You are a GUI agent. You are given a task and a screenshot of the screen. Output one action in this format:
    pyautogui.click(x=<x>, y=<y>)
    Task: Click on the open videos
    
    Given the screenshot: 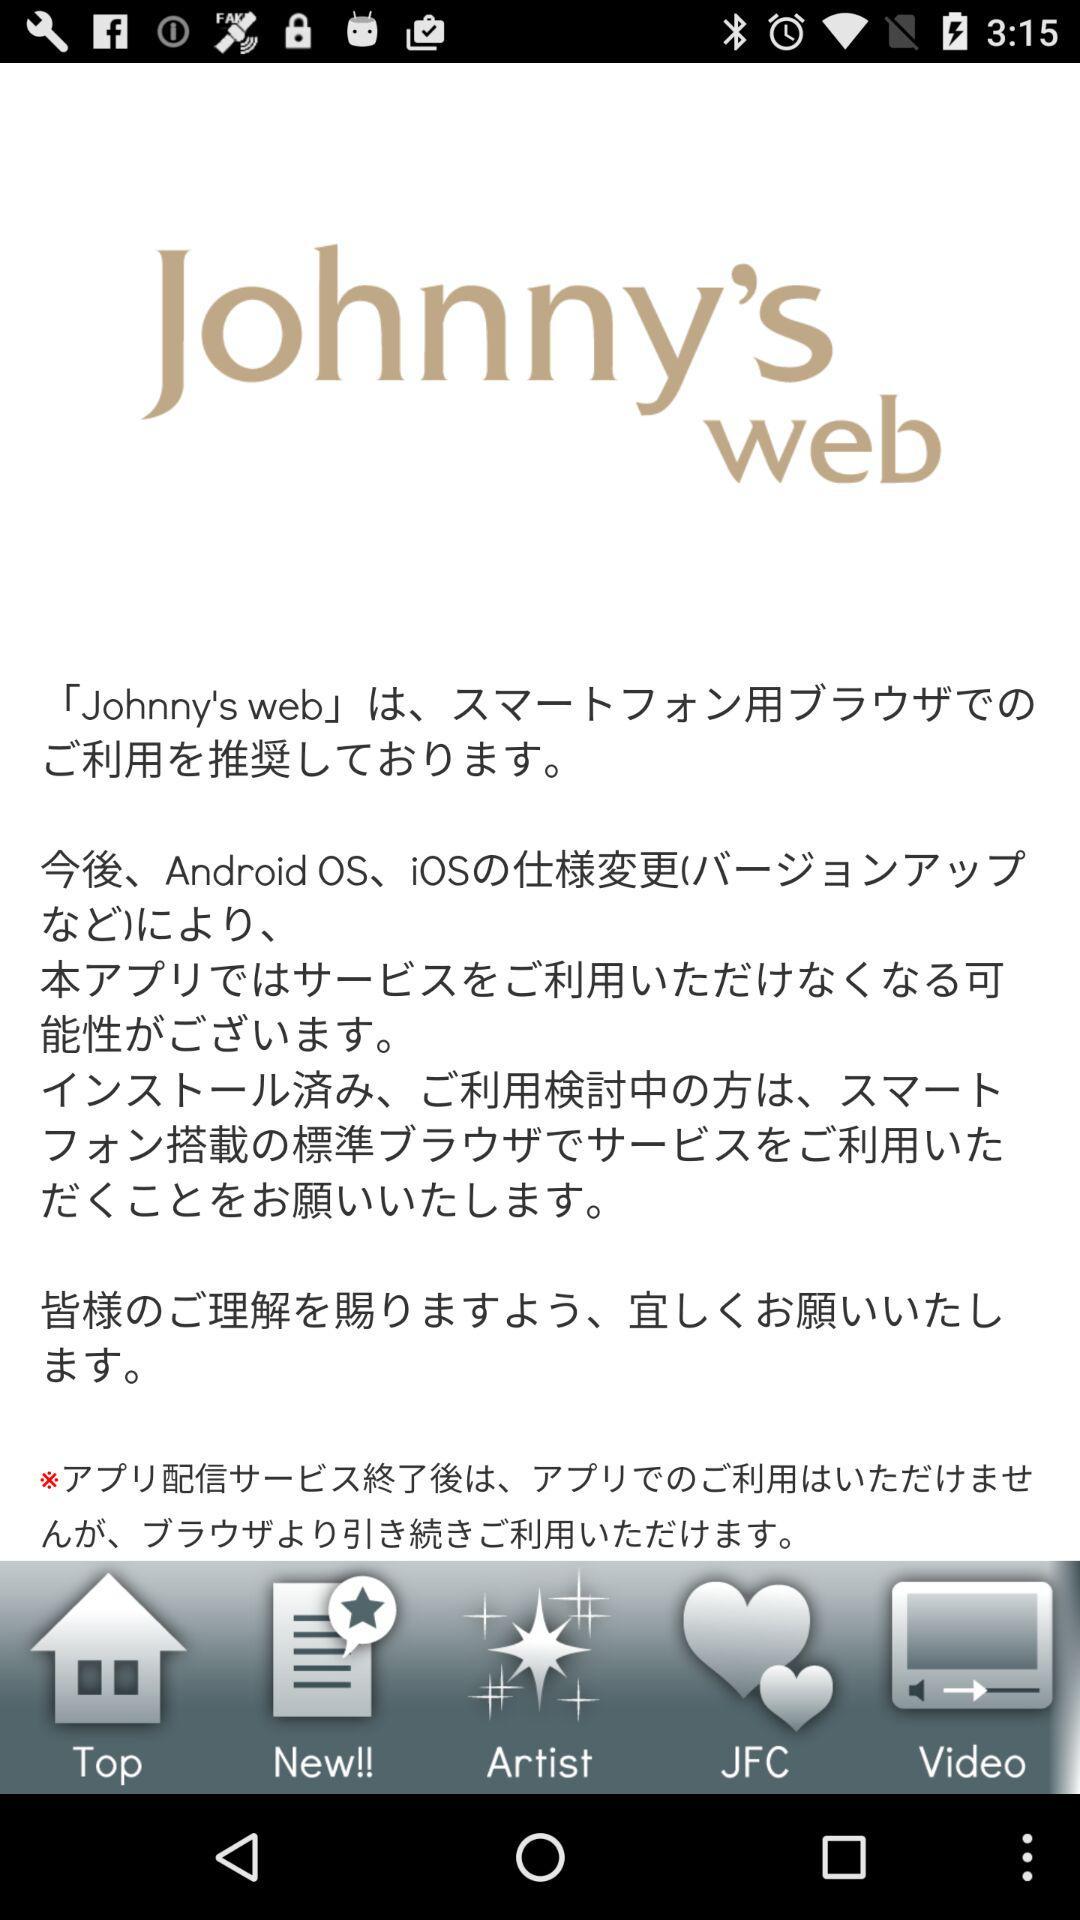 What is the action you would take?
    pyautogui.click(x=971, y=1677)
    